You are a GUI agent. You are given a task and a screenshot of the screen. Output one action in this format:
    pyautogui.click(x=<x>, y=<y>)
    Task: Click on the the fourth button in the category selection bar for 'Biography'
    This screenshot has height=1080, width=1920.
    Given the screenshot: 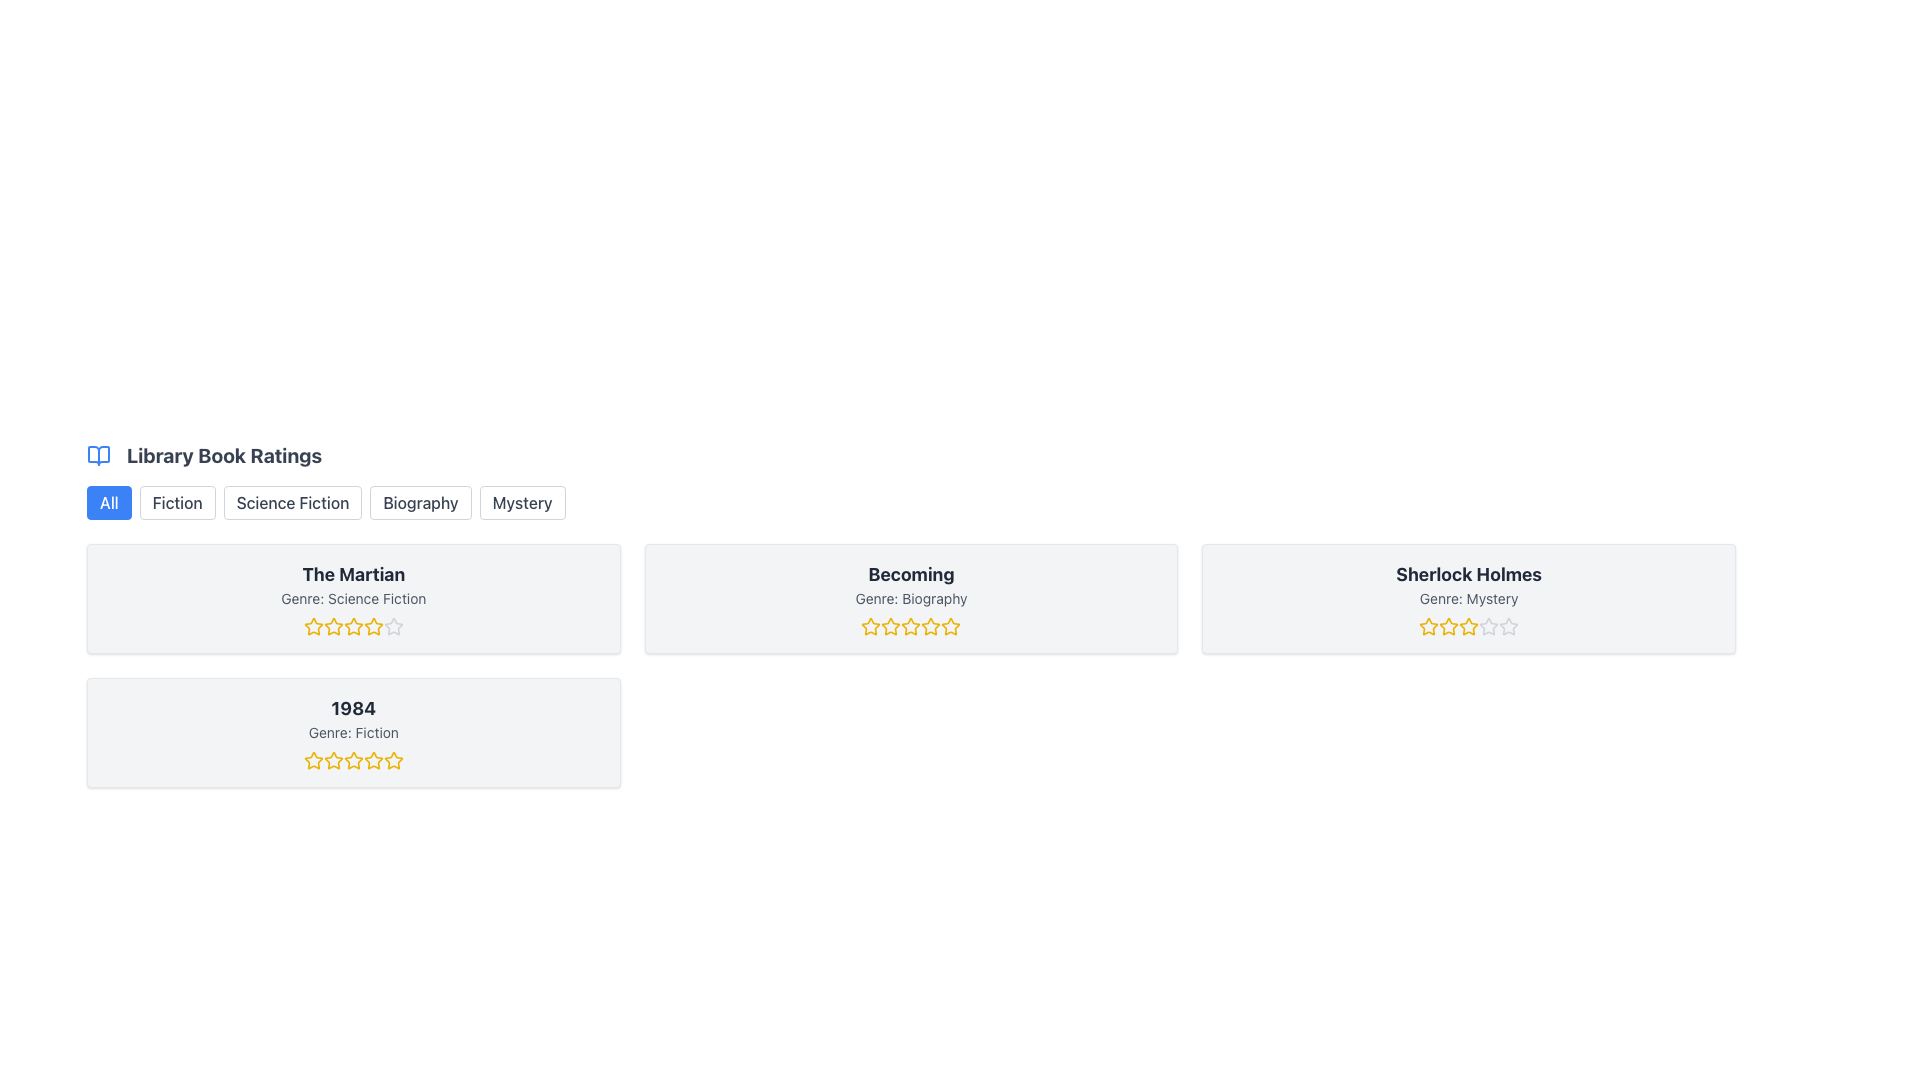 What is the action you would take?
    pyautogui.click(x=420, y=501)
    